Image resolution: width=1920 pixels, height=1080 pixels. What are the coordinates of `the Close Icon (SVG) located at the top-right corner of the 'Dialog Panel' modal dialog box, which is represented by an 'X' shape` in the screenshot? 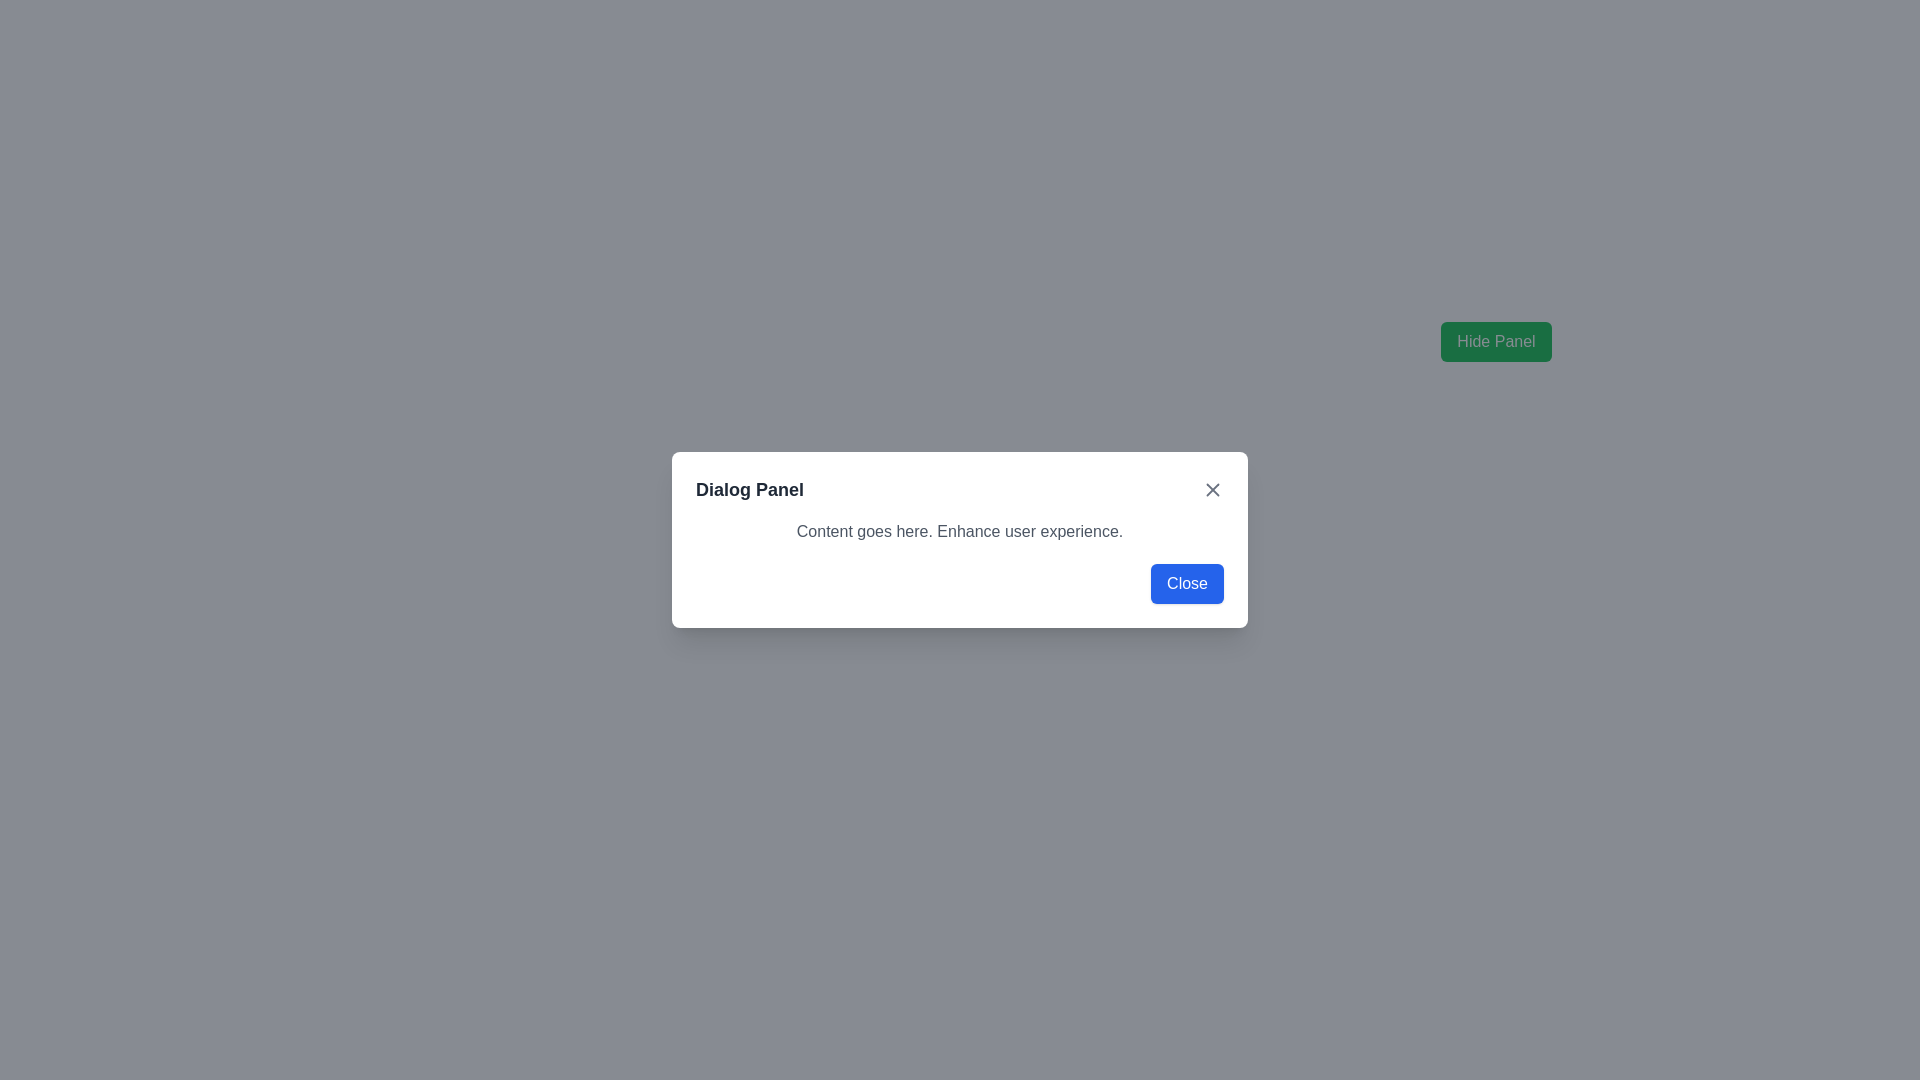 It's located at (1212, 489).